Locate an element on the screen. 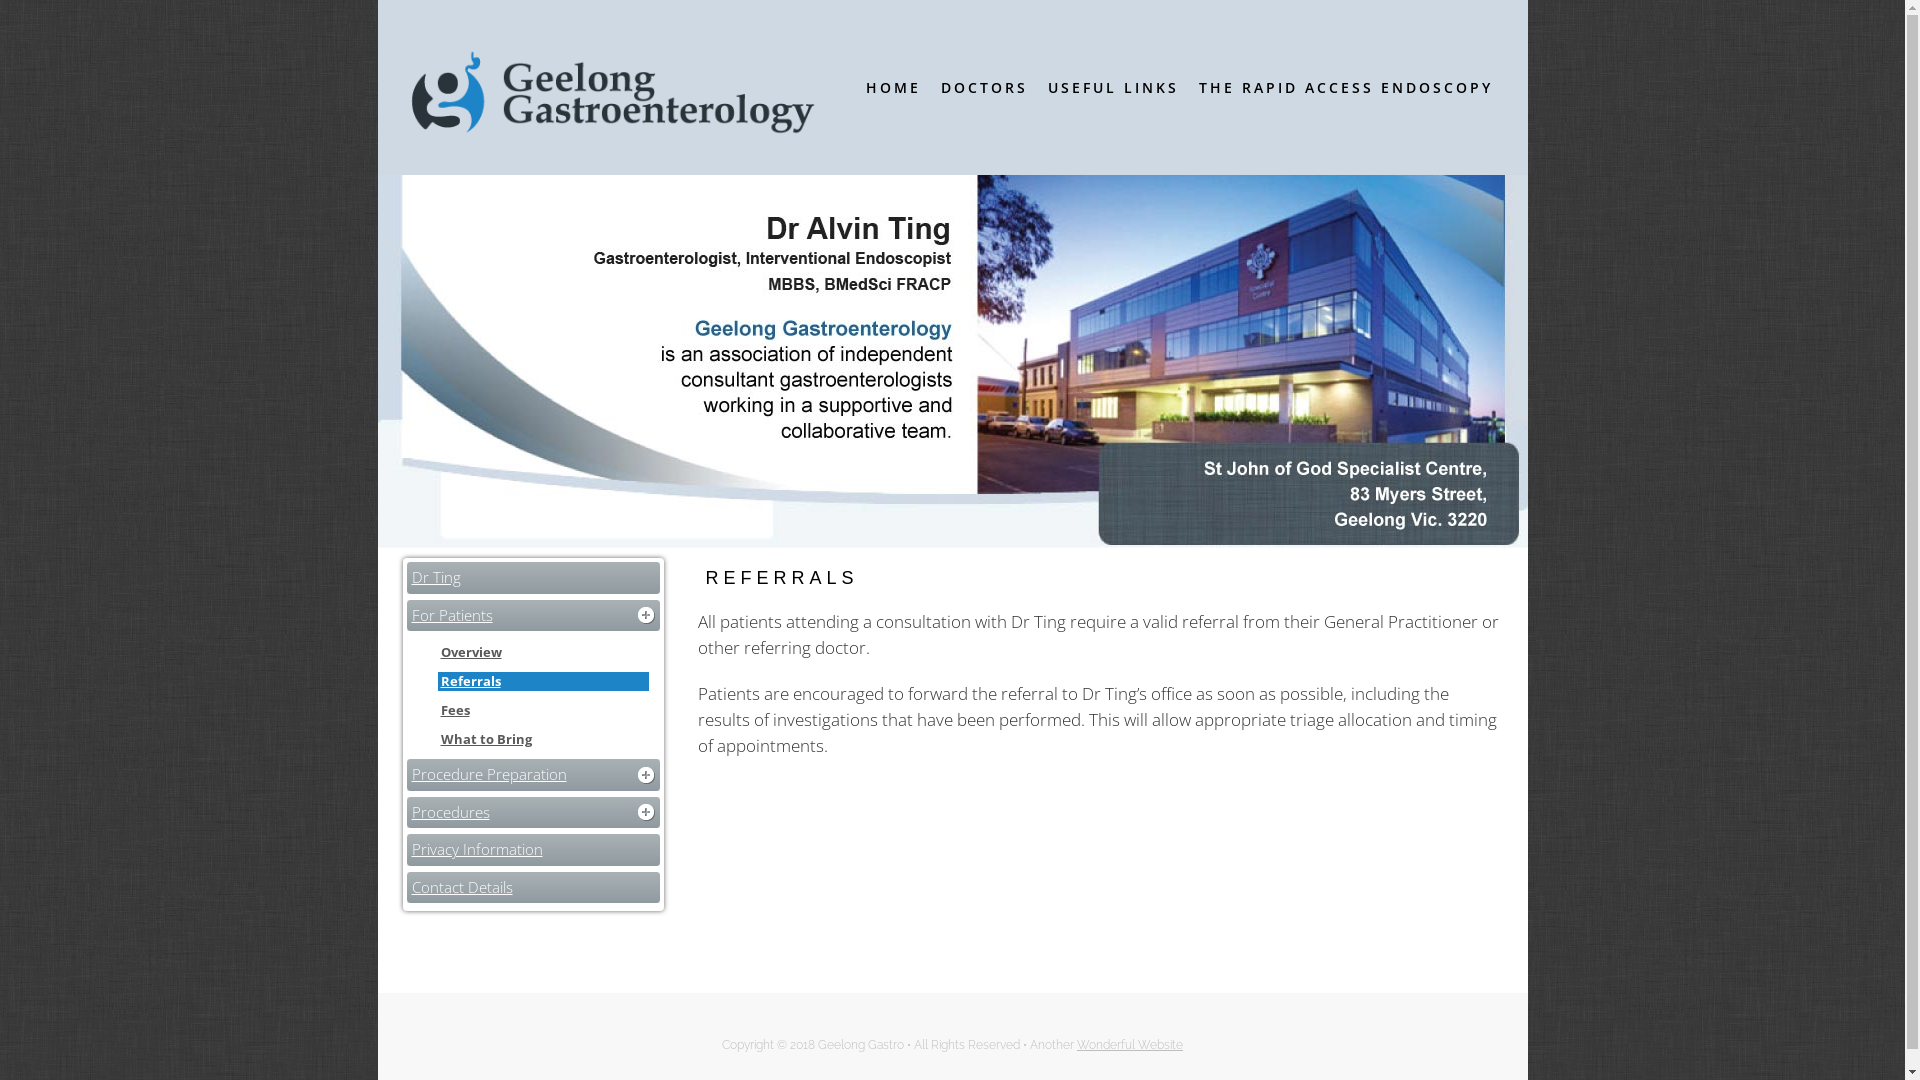 The width and height of the screenshot is (1920, 1080). 'THE RAPID ACCESS ENDOSCOPY' is located at coordinates (1344, 86).